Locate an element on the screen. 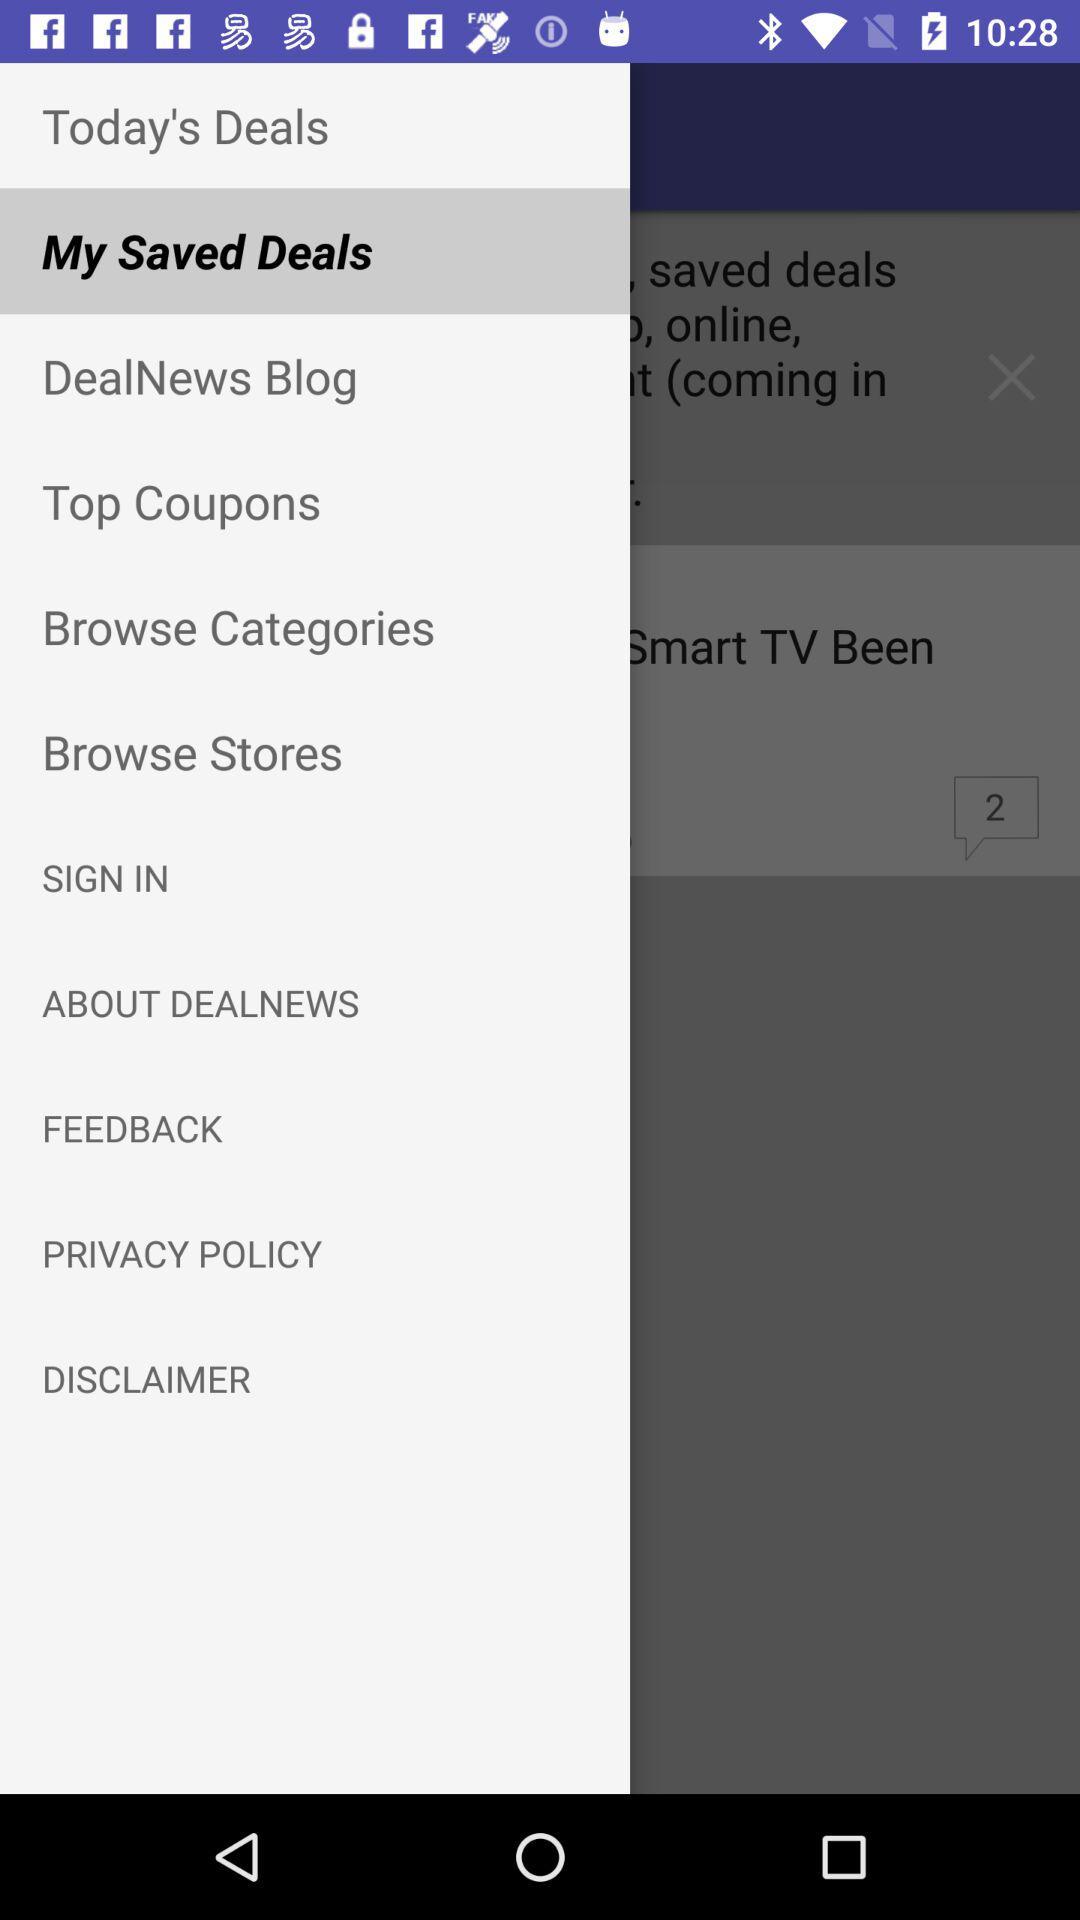 Image resolution: width=1080 pixels, height=1920 pixels. the close icon is located at coordinates (1011, 377).